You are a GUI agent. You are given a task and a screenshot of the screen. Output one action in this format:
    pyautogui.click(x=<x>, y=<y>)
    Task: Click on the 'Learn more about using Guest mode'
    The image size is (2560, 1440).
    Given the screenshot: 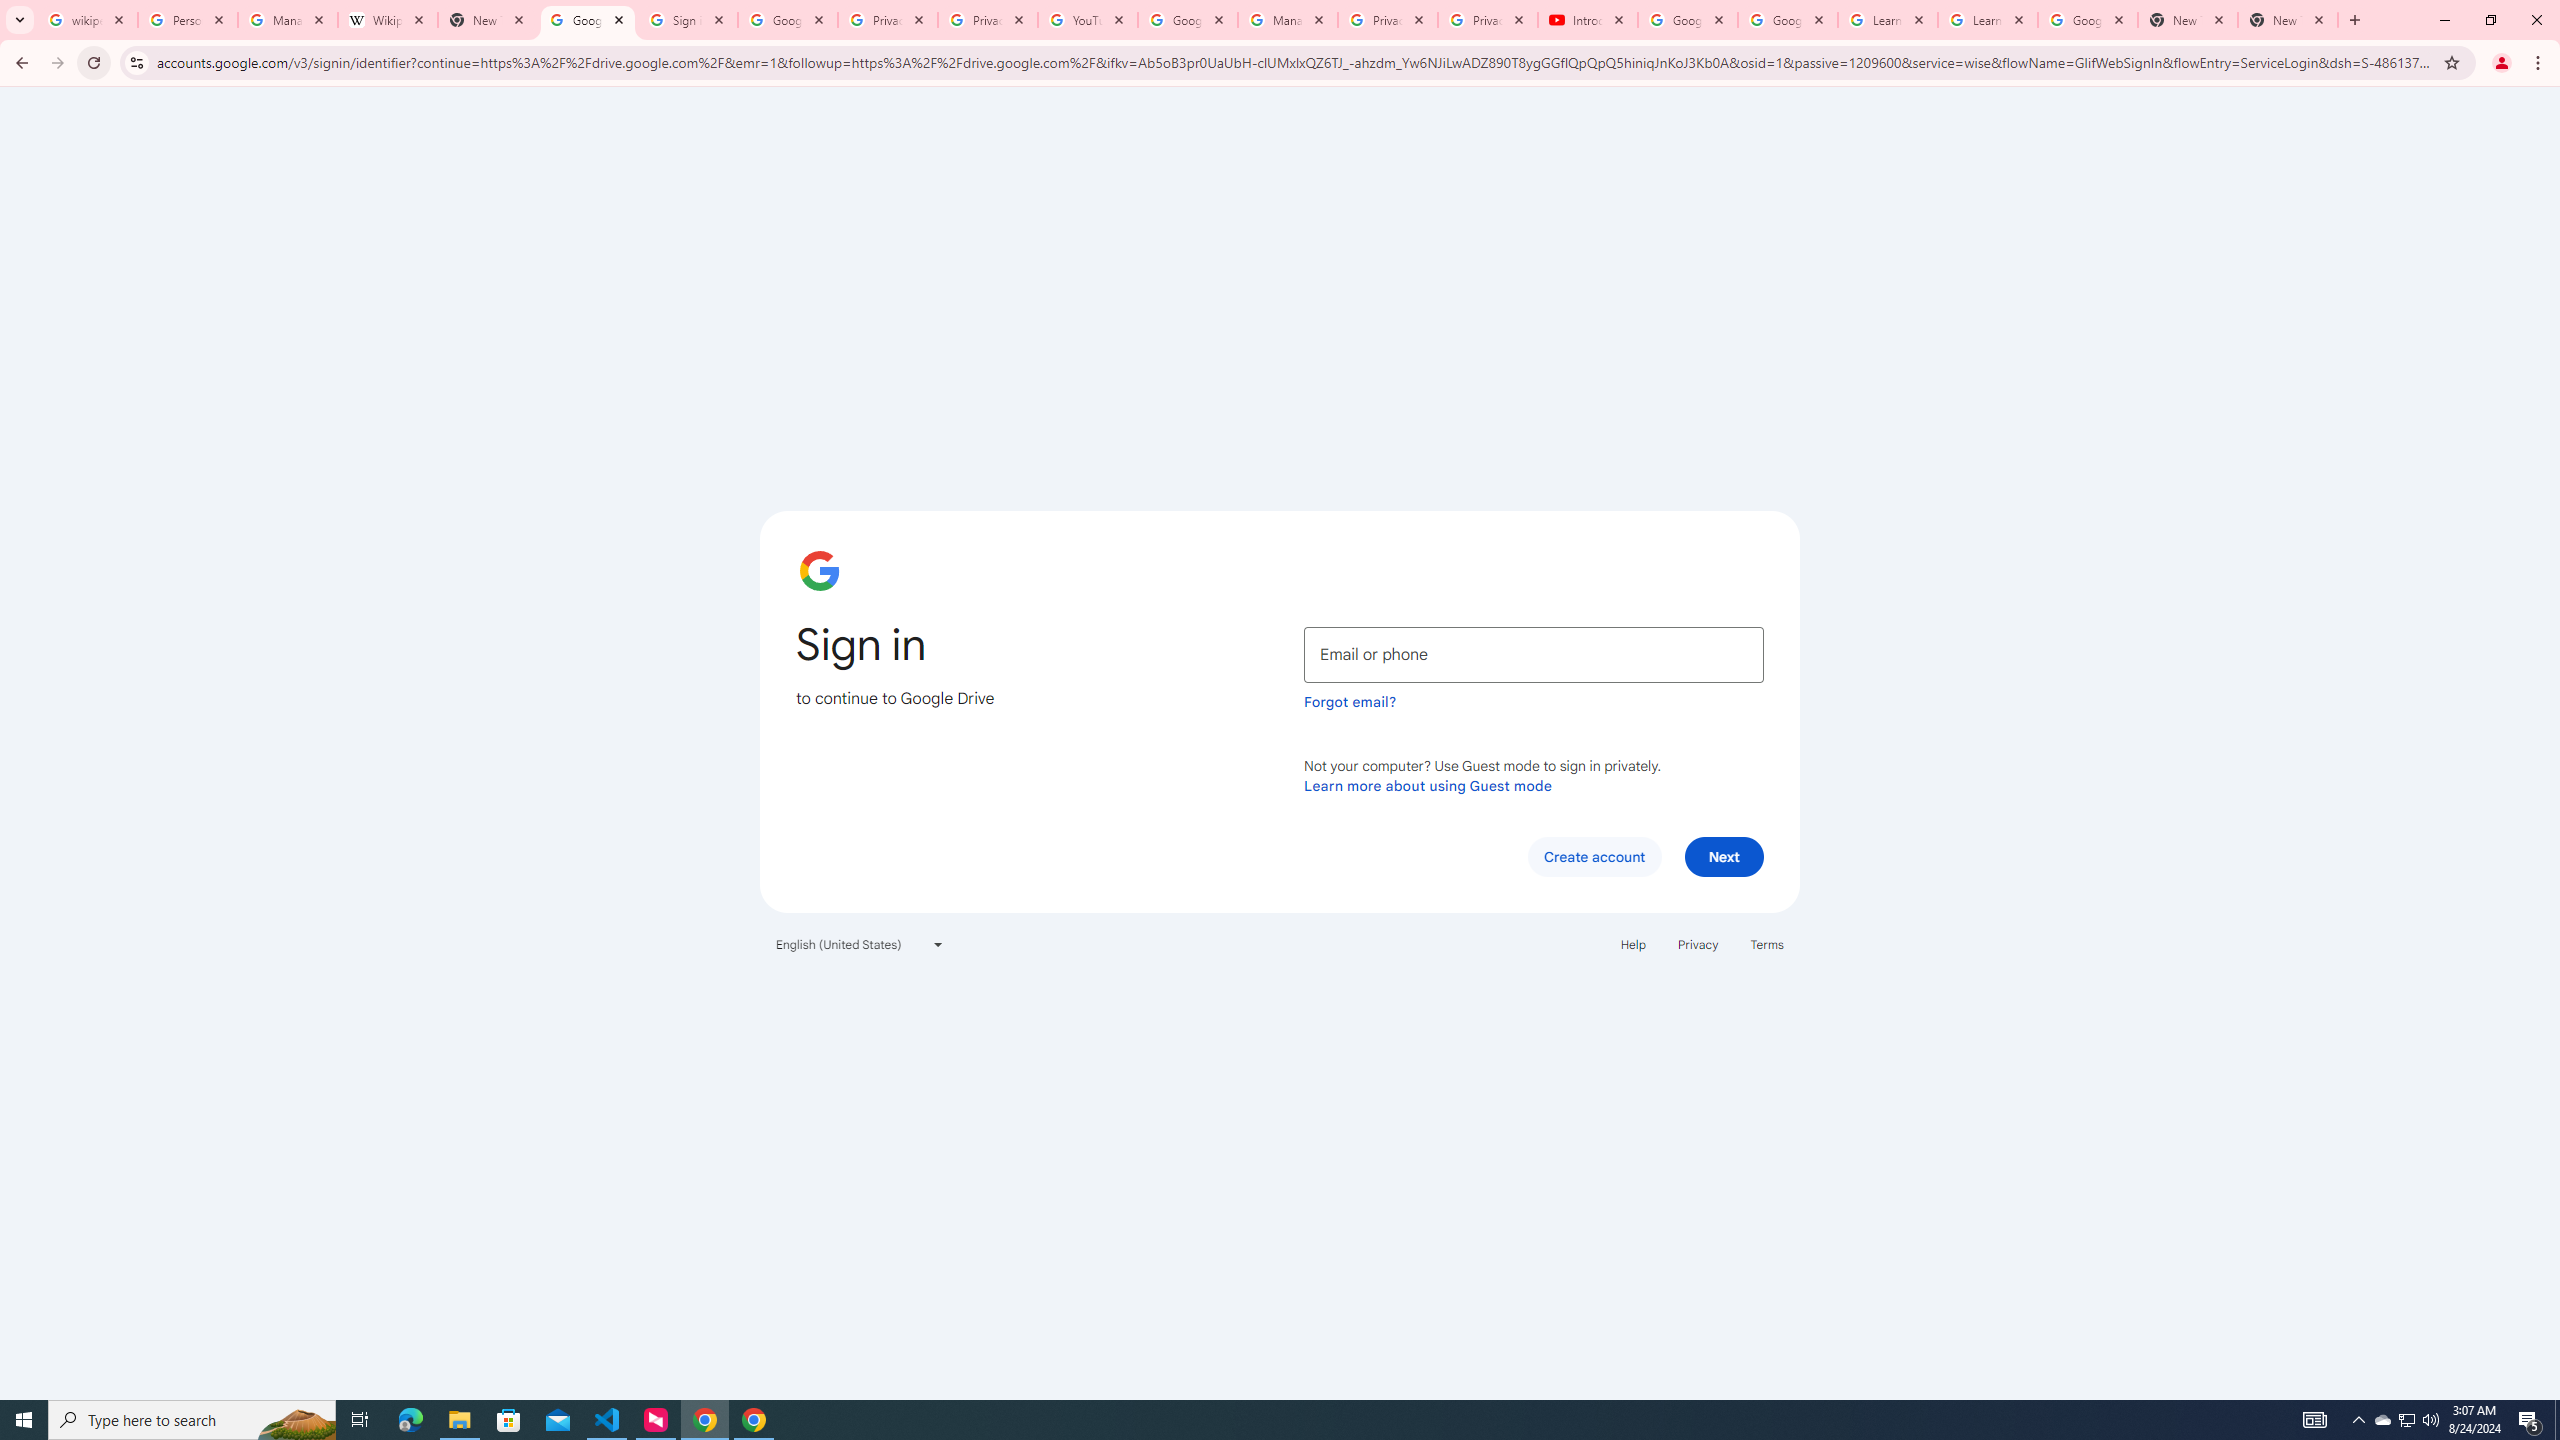 What is the action you would take?
    pyautogui.click(x=1427, y=785)
    